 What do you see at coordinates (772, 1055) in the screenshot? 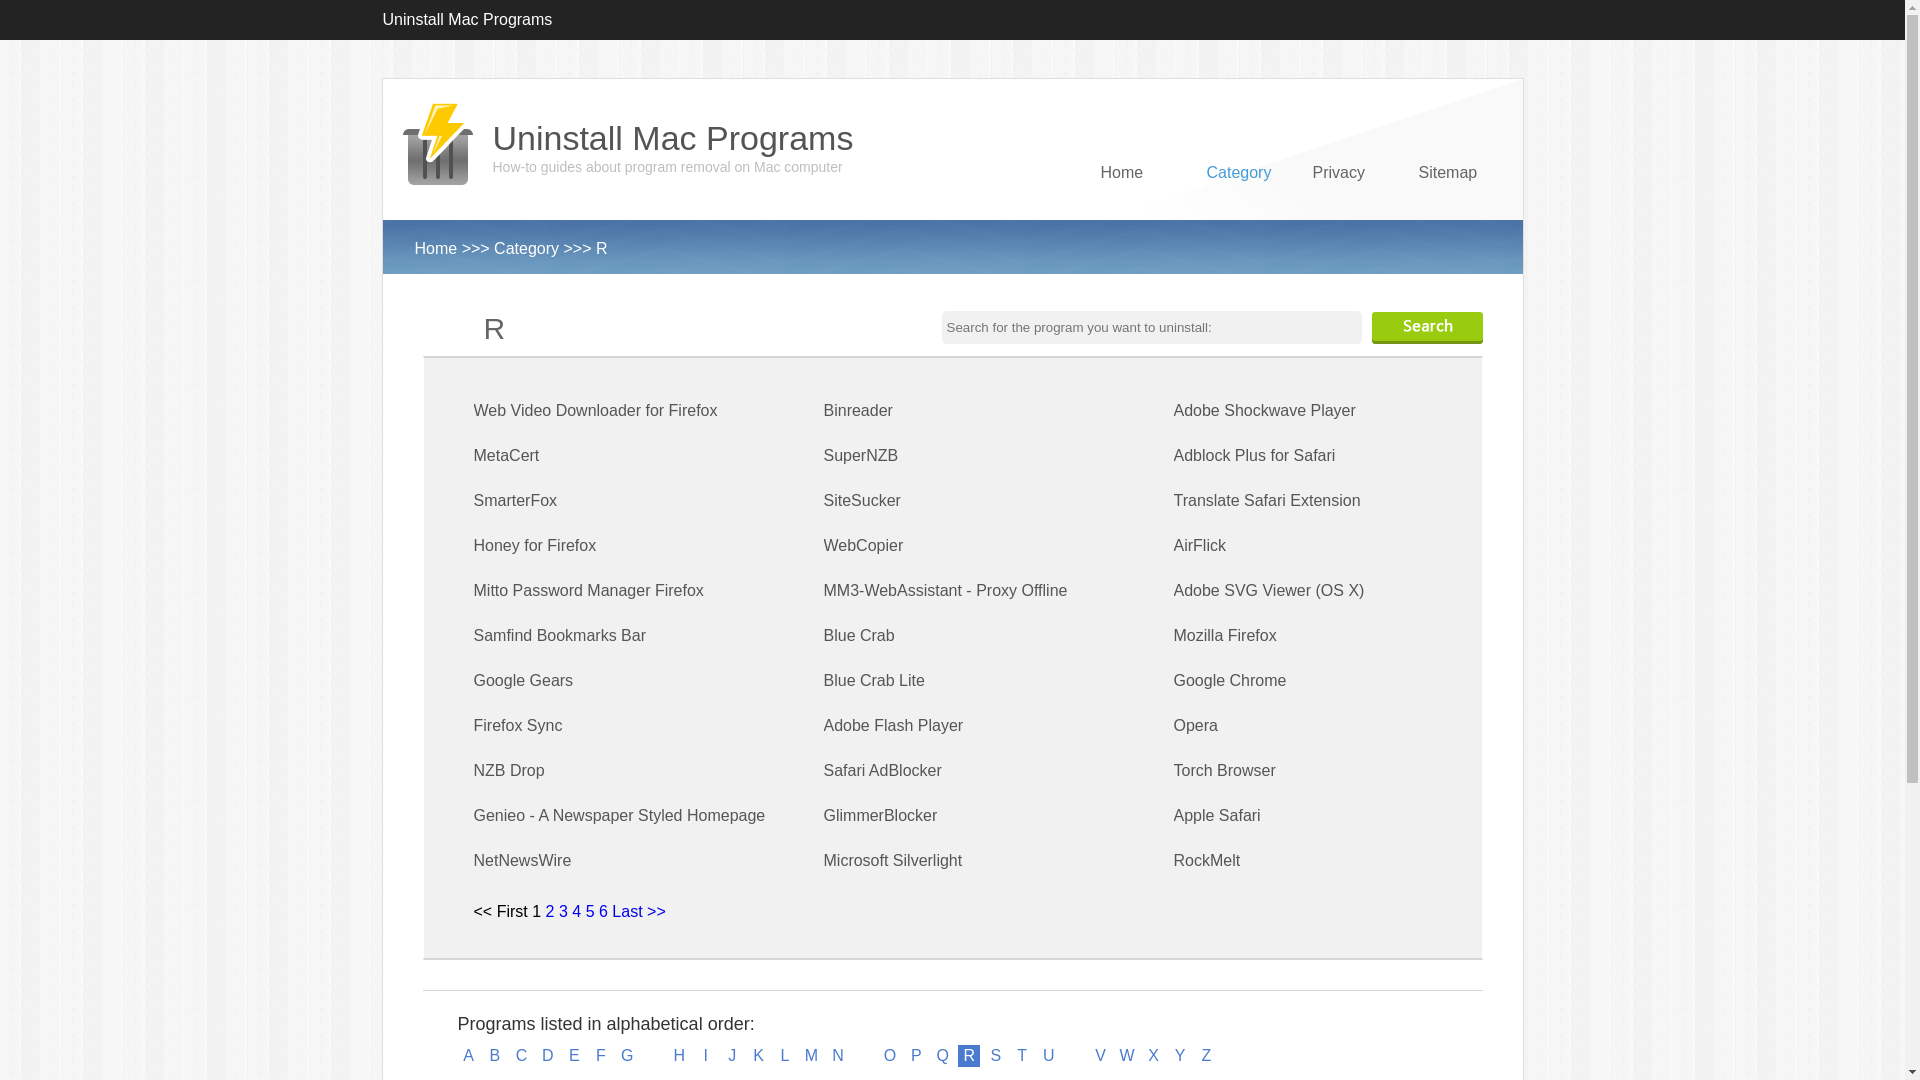
I see `'L'` at bounding box center [772, 1055].